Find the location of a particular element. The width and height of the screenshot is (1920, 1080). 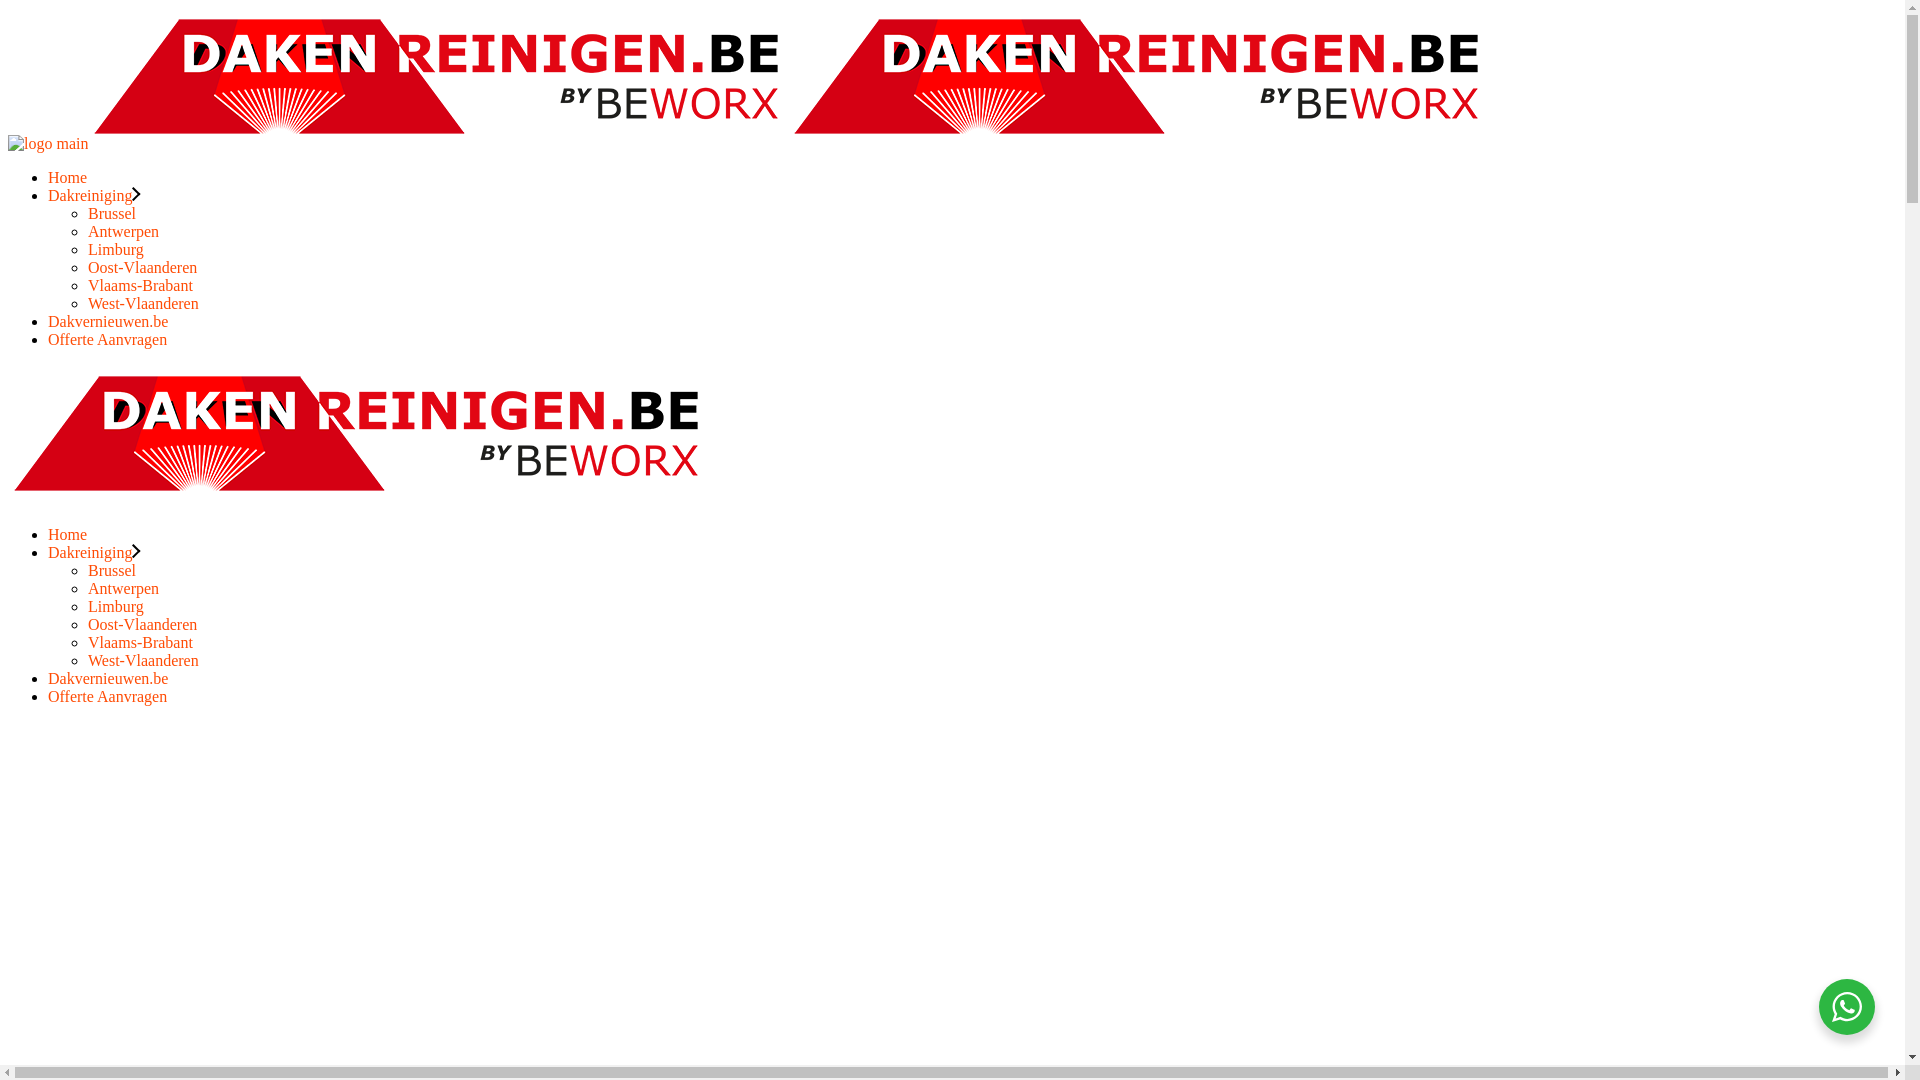

'Limburg' is located at coordinates (114, 248).